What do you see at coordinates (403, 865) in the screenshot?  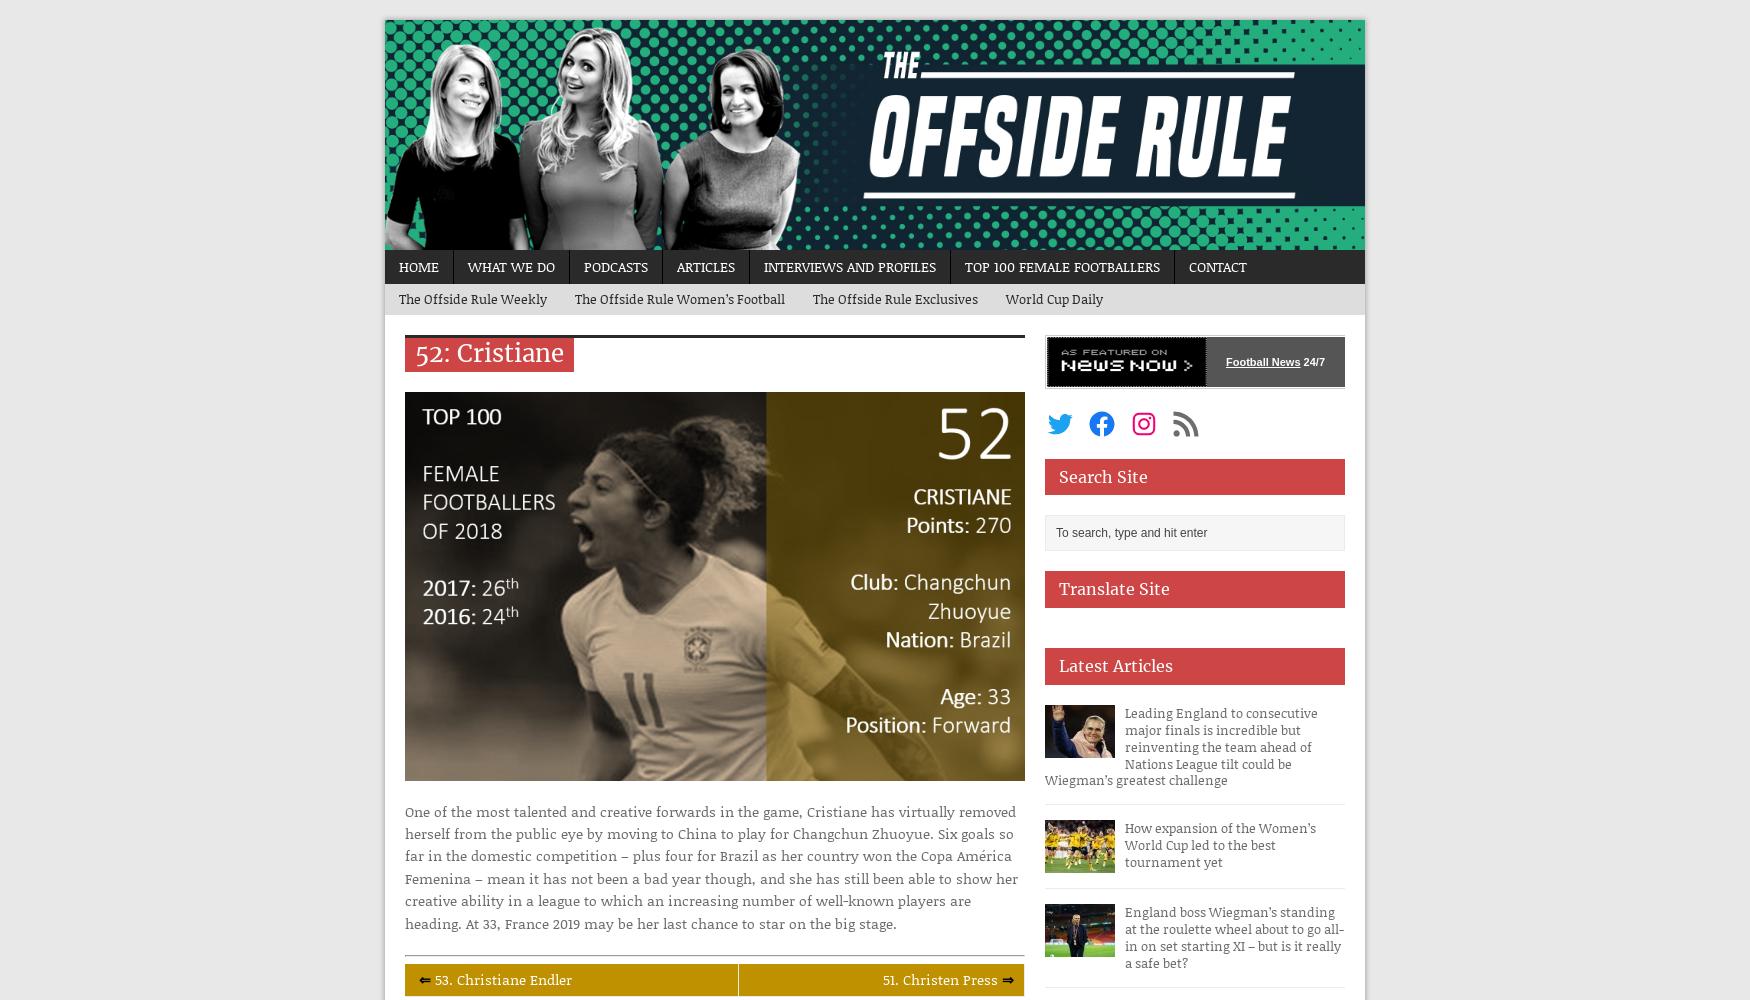 I see `'One of the most talented and creative forwards in the game, Cristiane has virtually removed herself from the public eye by moving to China to play for Changchun Zhuoyue. Six goals so far in the domestic competition – plus four for Brazil as her country won the Copa América Femenina – mean it has not been a bad year though, and she has still been able to show her creative ability in a league to which an increasing number of well-known players are heading. At 33, France 2019 may be her last chance to star on the big stage.'` at bounding box center [403, 865].